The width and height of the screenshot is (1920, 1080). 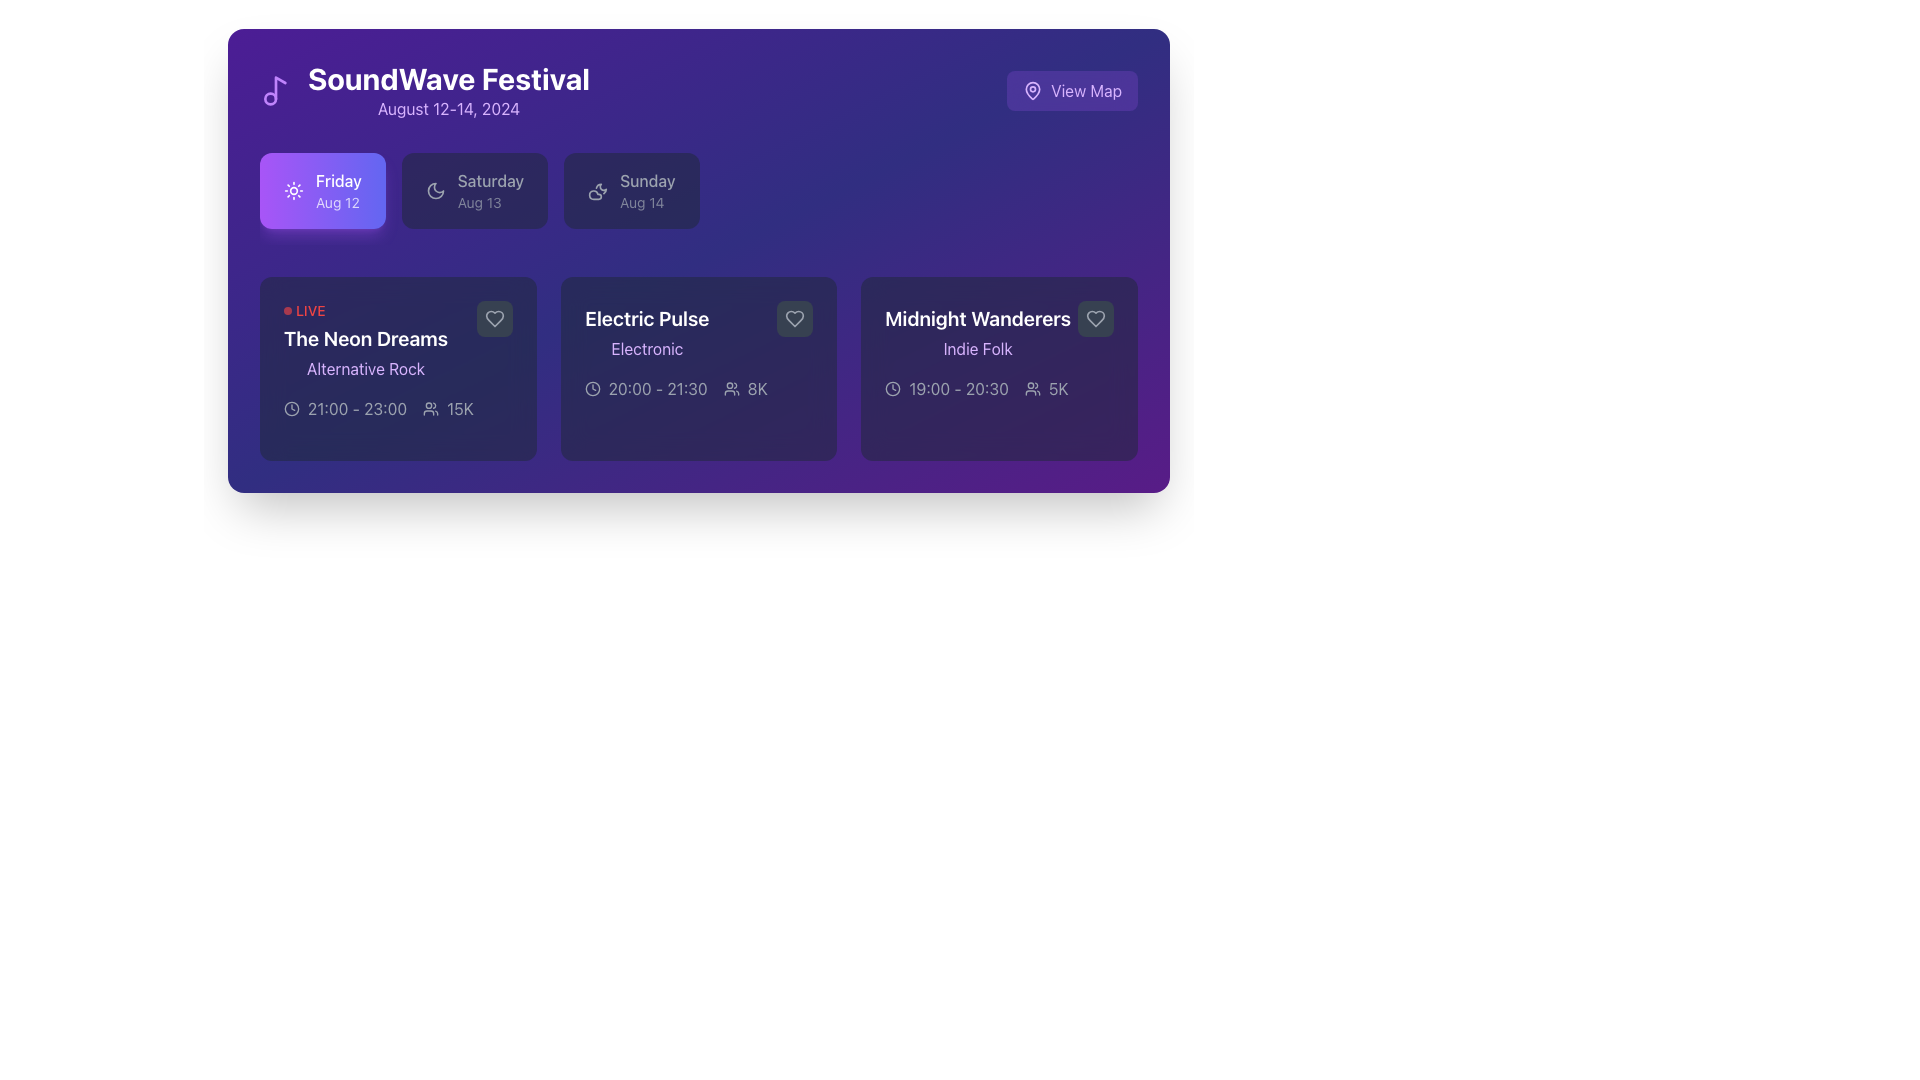 I want to click on text element styled in purple that says 'Alternative Rock', located in the first event card under the 'Friday, Aug 12' tab, below 'The Neon Dreams' title, so click(x=366, y=369).